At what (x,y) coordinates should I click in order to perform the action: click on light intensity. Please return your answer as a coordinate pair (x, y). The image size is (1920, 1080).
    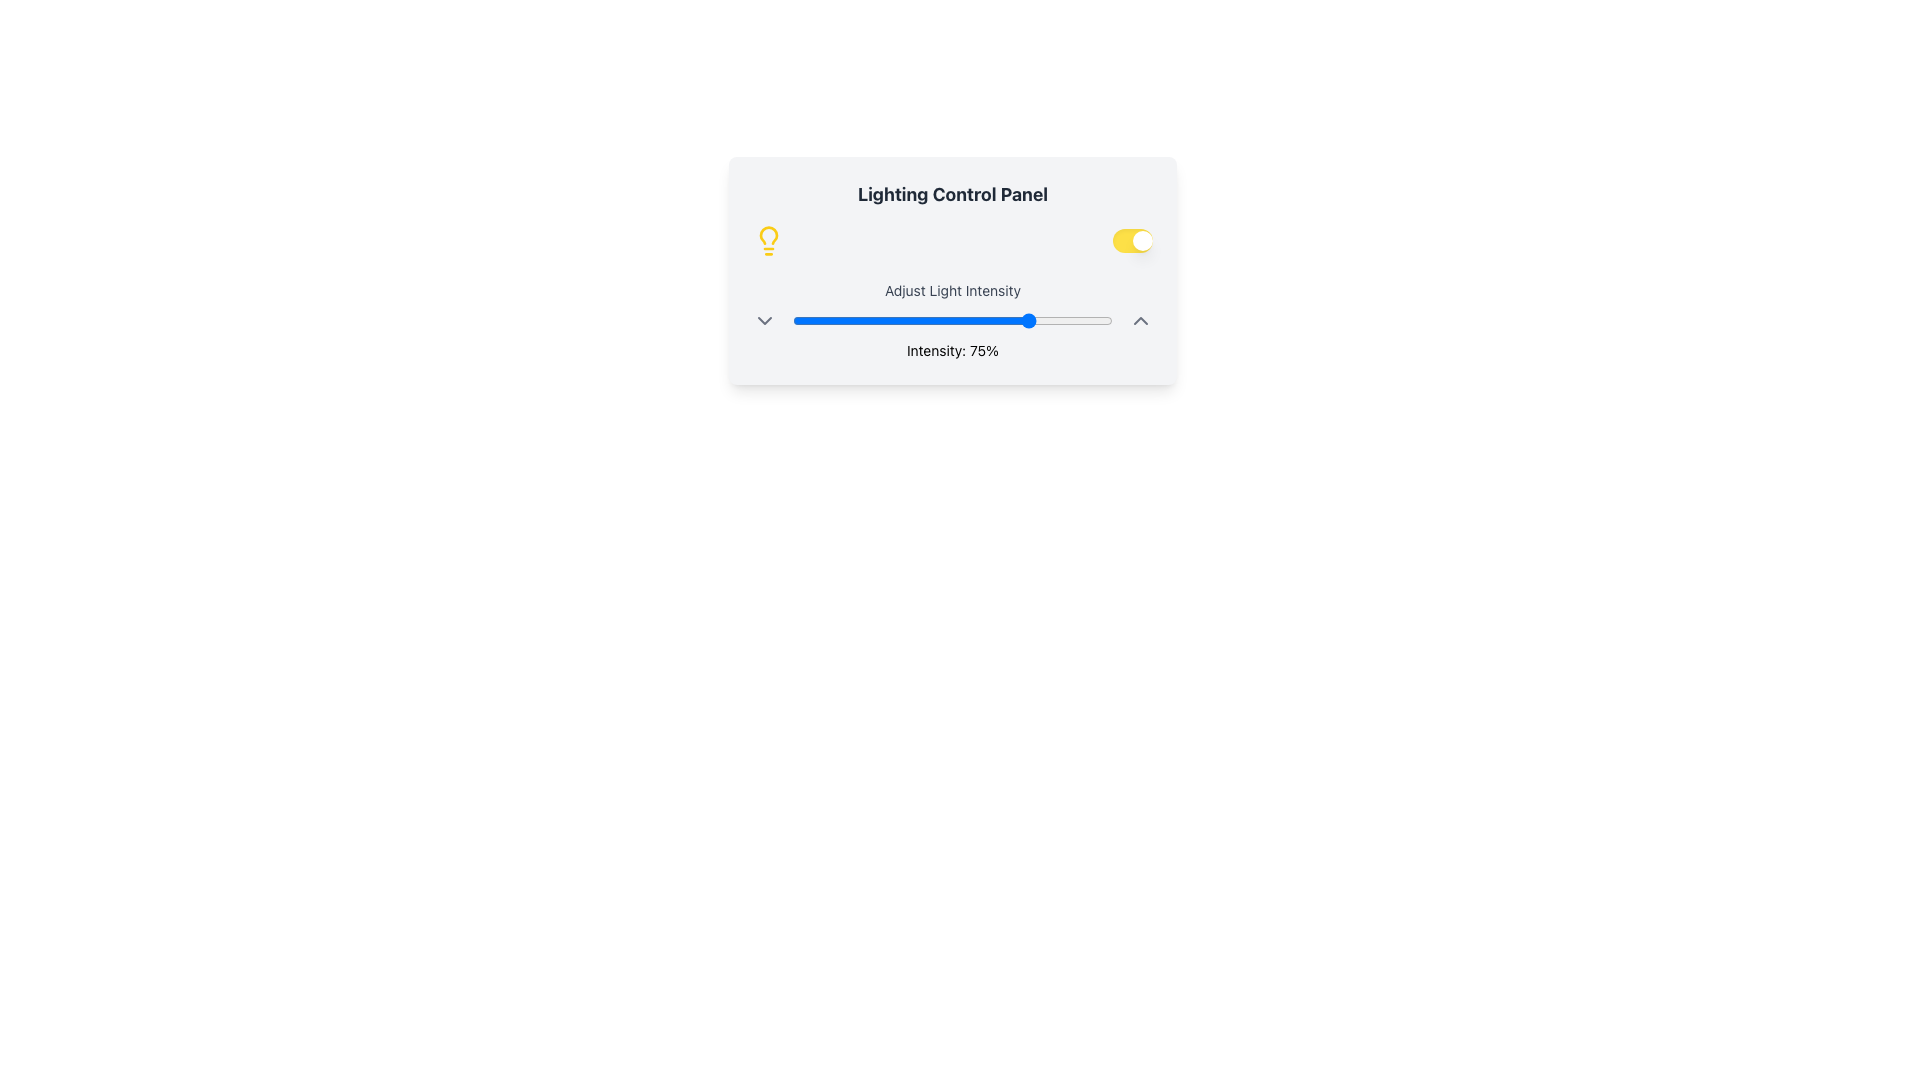
    Looking at the image, I should click on (1089, 319).